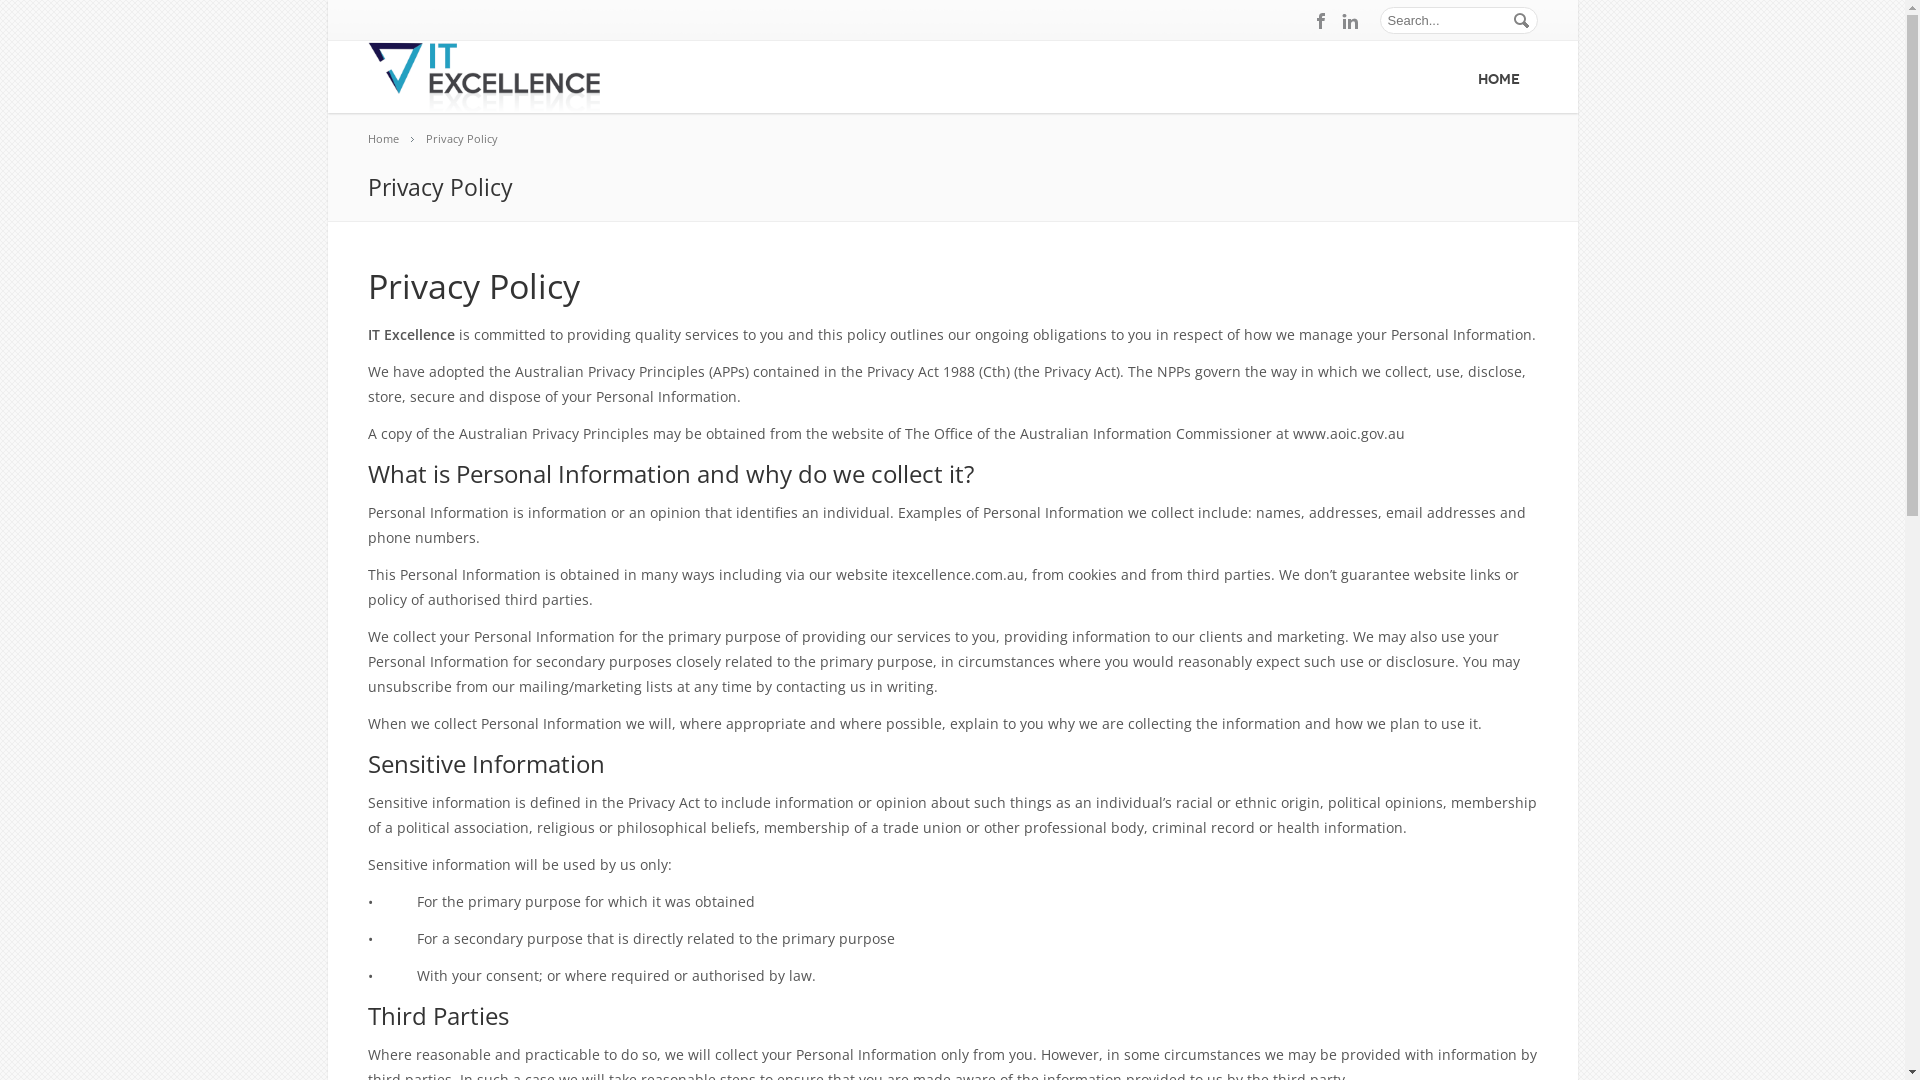 Image resolution: width=1920 pixels, height=1080 pixels. Describe the element at coordinates (470, 137) in the screenshot. I see `'Privacy Policy'` at that location.